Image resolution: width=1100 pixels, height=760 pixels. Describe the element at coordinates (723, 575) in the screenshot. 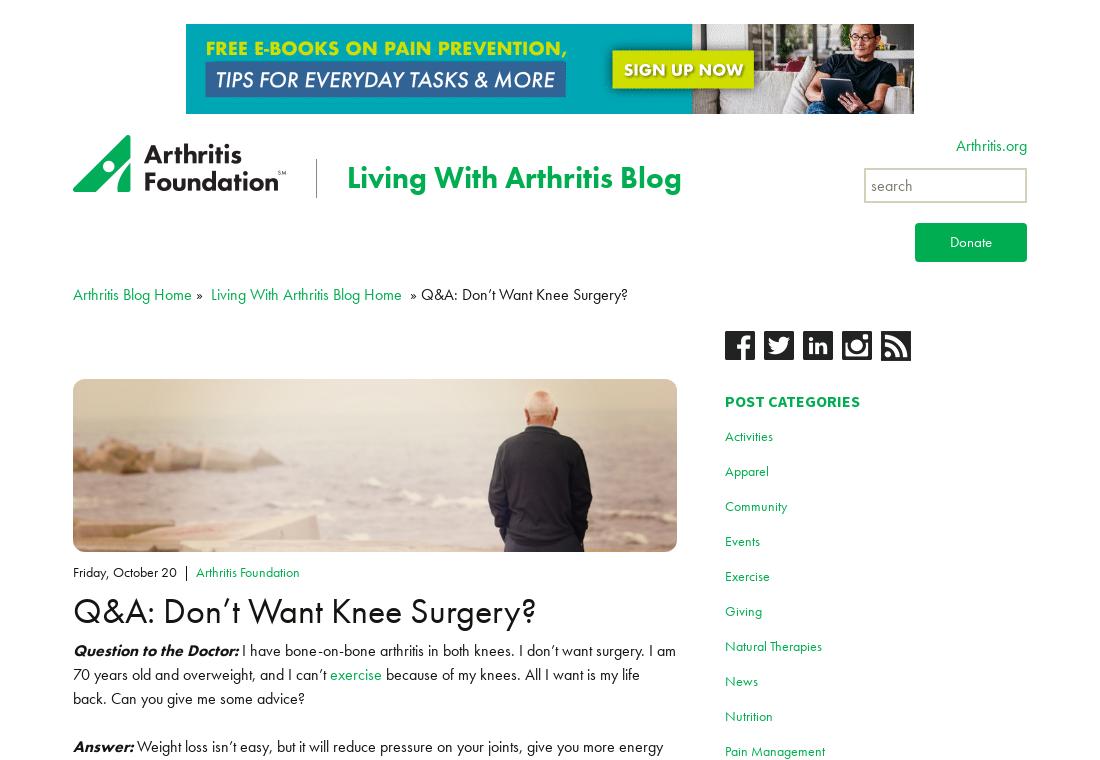

I see `'Exercise'` at that location.